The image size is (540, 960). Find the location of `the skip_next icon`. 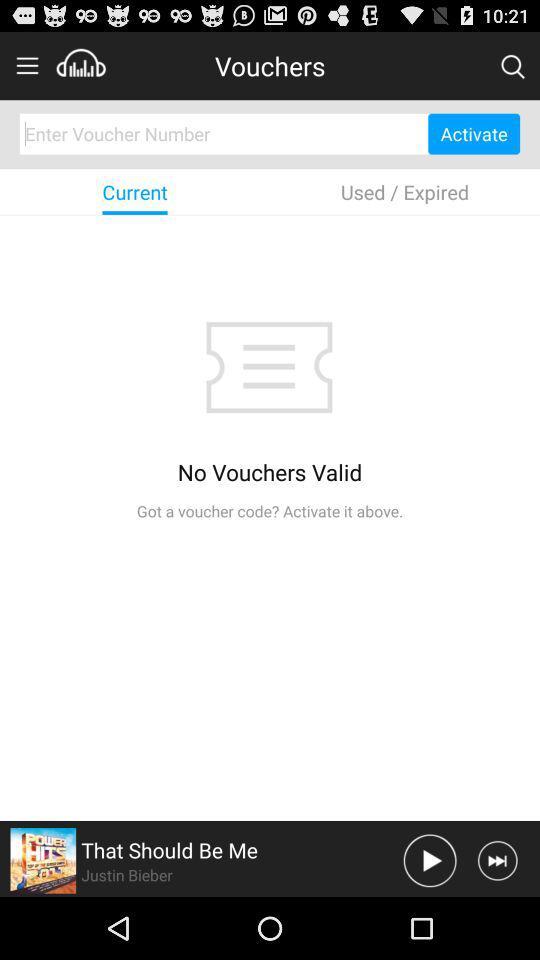

the skip_next icon is located at coordinates (496, 921).